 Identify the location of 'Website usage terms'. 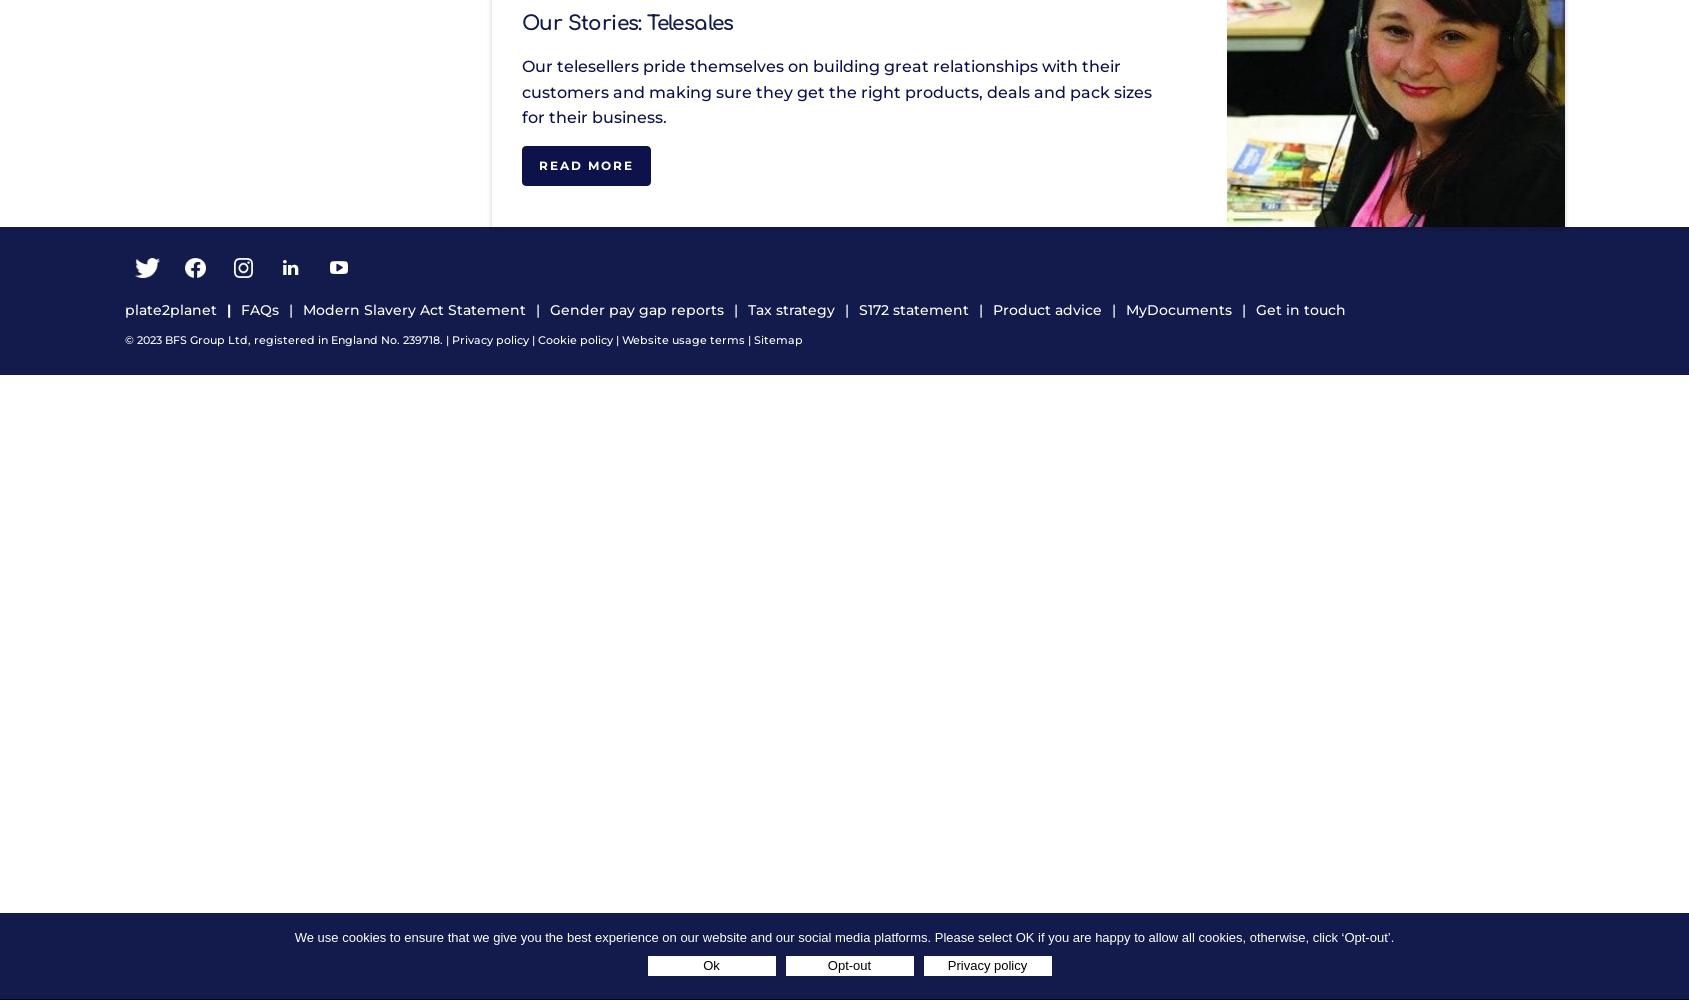
(620, 339).